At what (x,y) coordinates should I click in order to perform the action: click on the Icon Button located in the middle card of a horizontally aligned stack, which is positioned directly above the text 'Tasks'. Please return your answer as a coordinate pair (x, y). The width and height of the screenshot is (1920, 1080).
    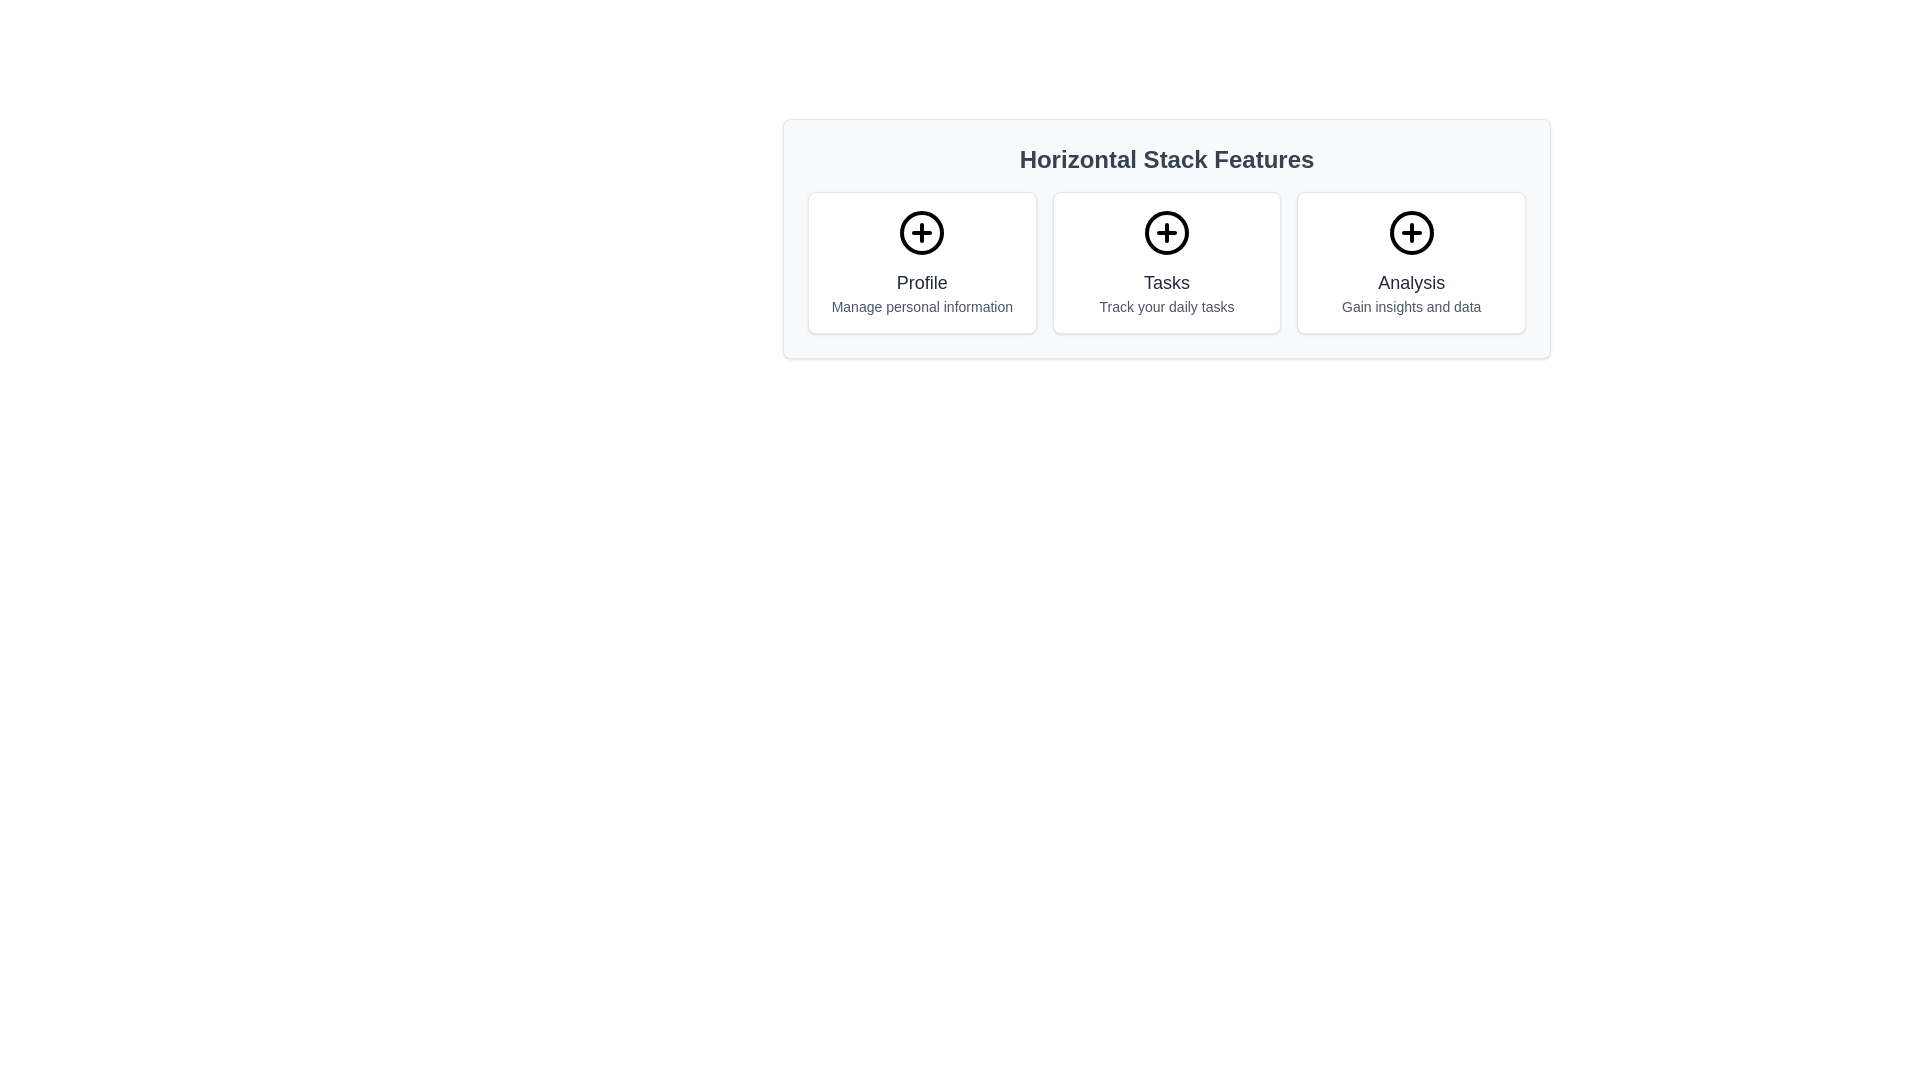
    Looking at the image, I should click on (1166, 231).